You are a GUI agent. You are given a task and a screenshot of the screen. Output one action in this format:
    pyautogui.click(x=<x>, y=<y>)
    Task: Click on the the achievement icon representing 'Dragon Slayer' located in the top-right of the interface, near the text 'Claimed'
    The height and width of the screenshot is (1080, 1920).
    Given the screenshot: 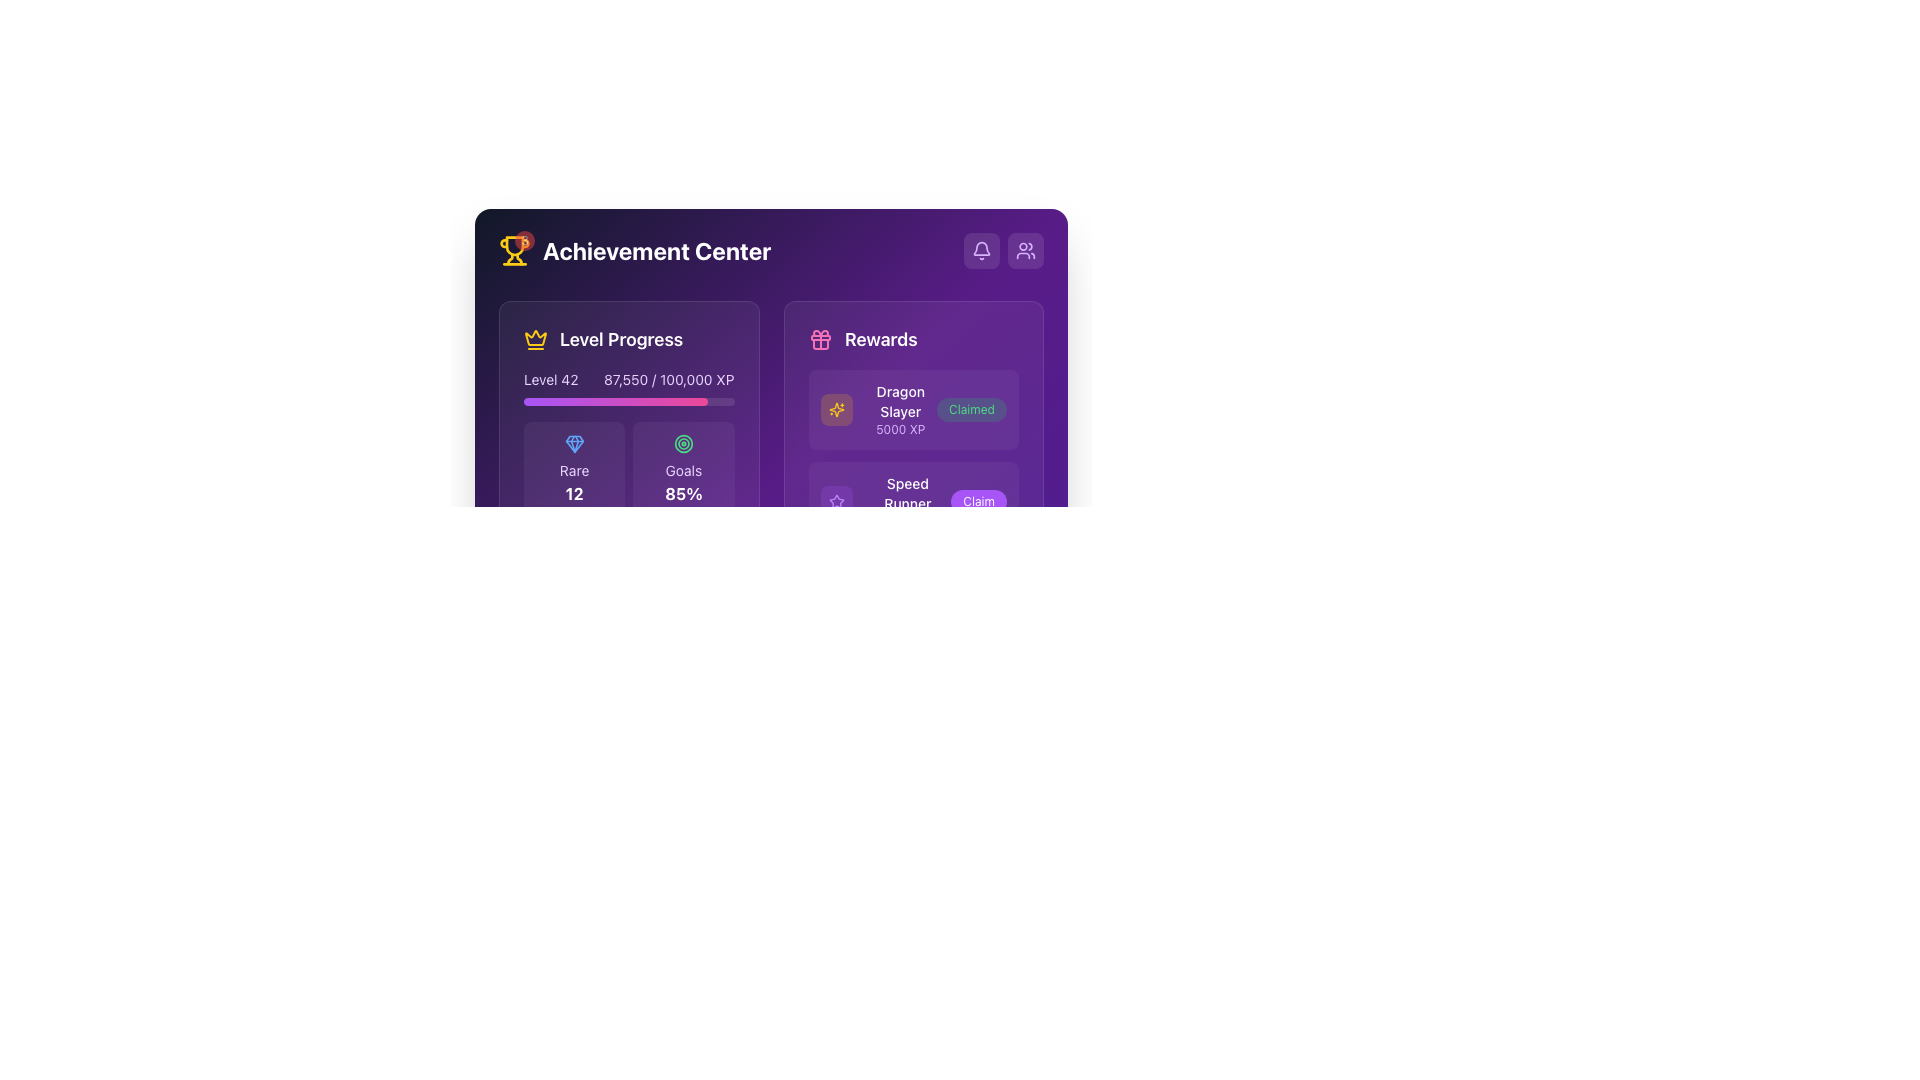 What is the action you would take?
    pyautogui.click(x=836, y=500)
    